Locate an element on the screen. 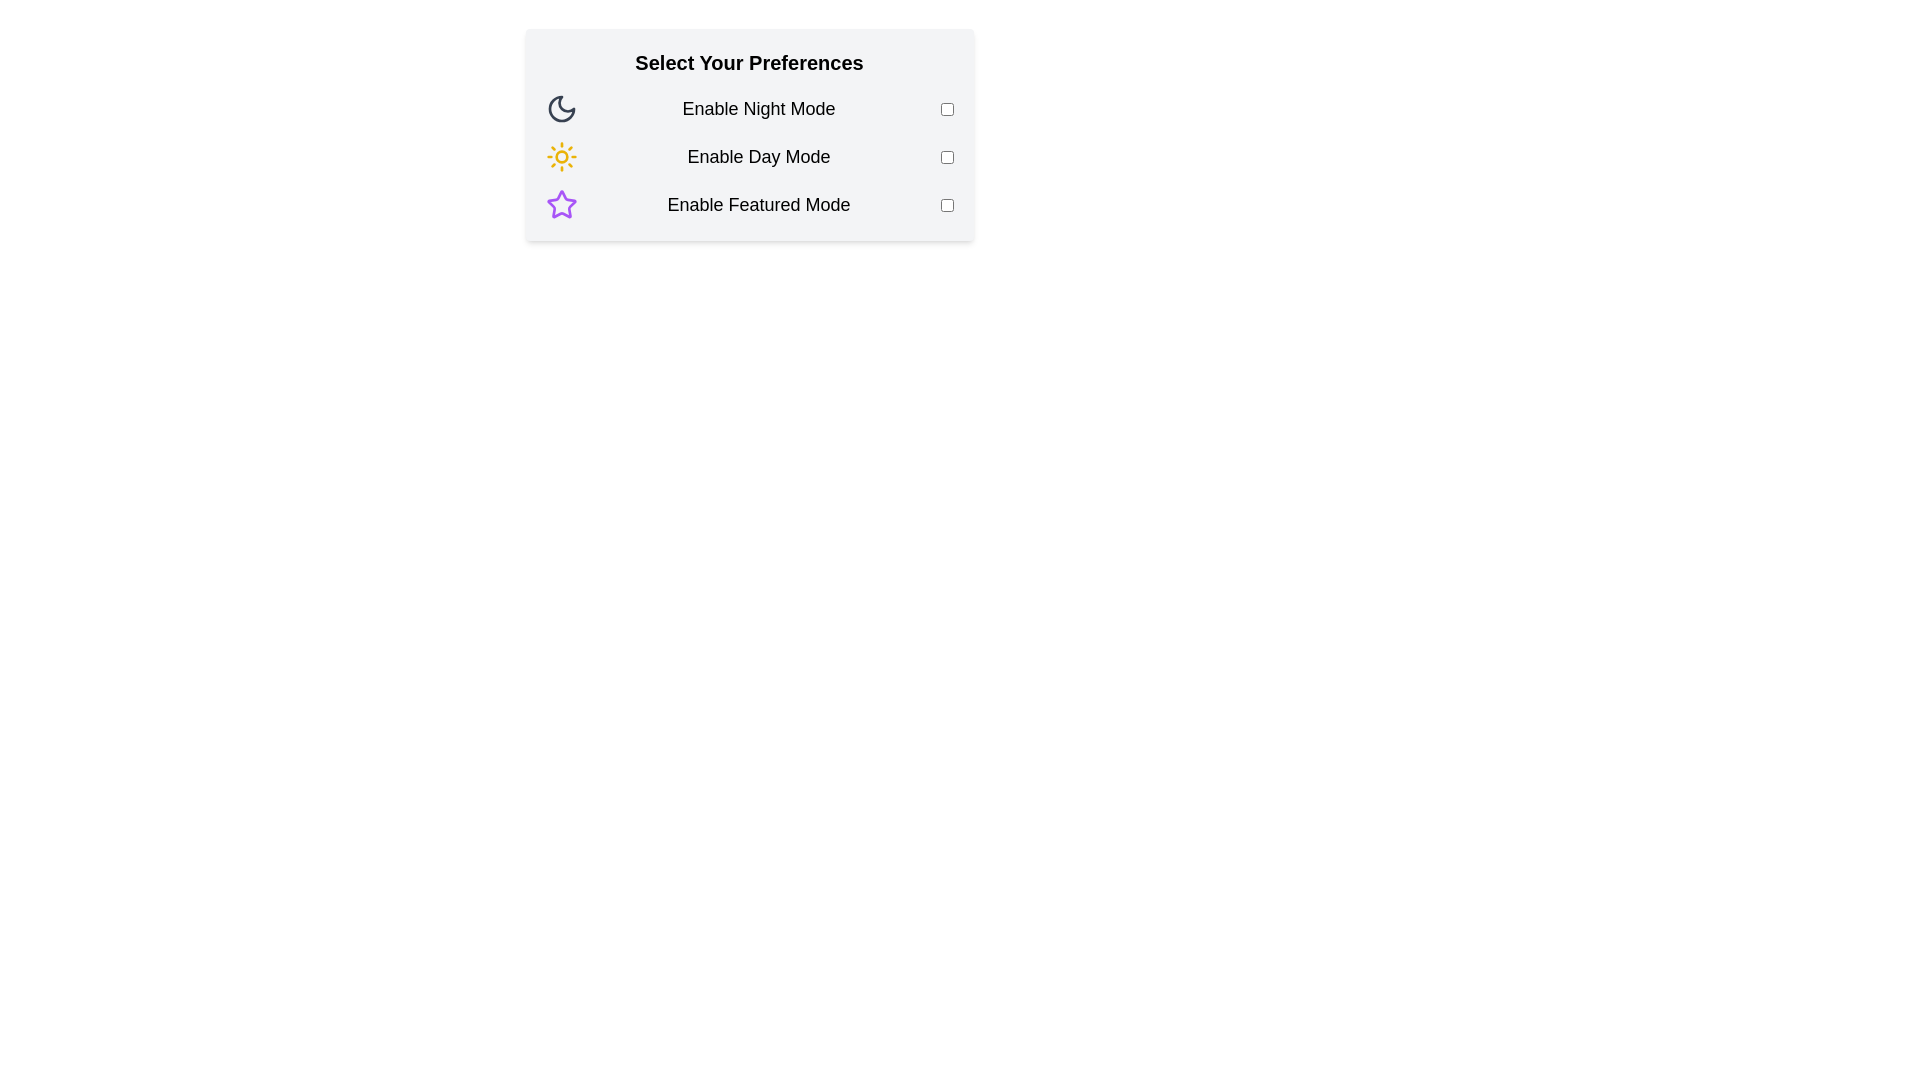 The height and width of the screenshot is (1080, 1920). the 'Enable Featured Mode' labeled checkbox row is located at coordinates (748, 204).